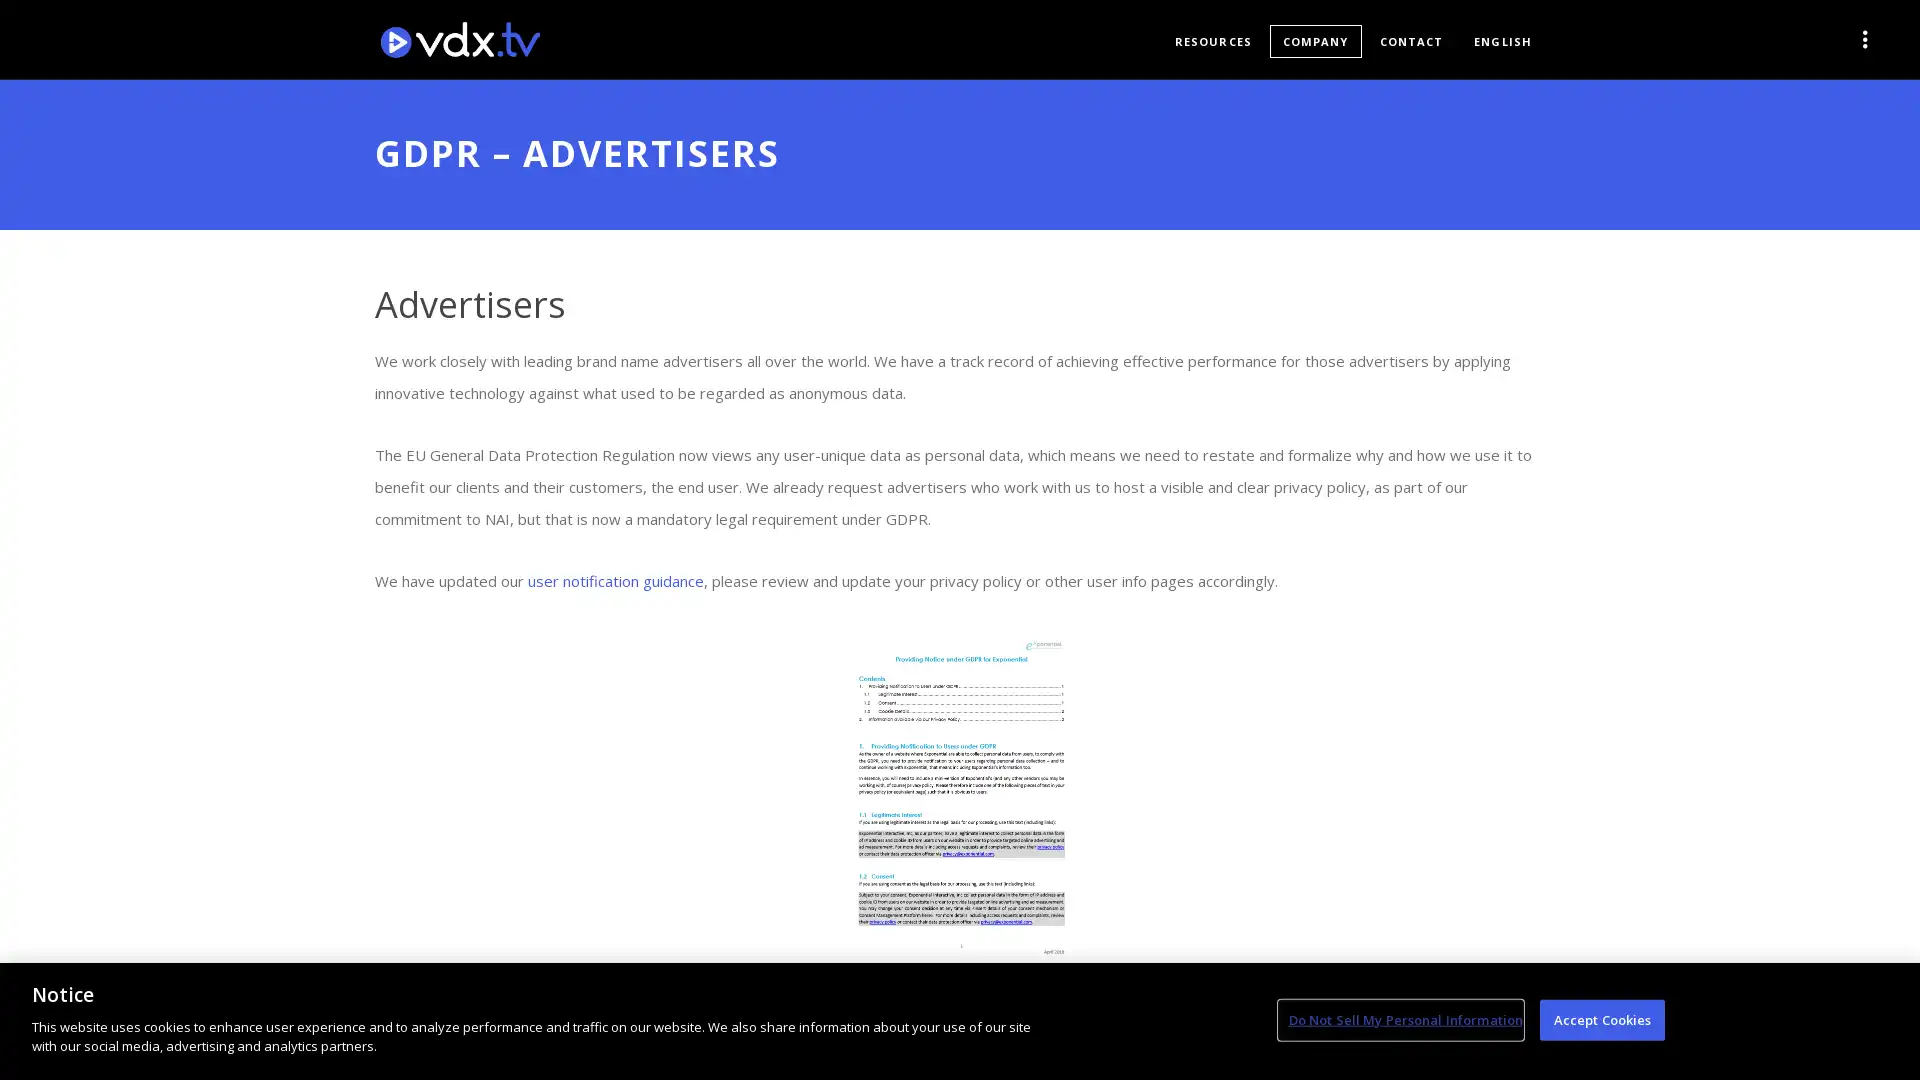 Image resolution: width=1920 pixels, height=1080 pixels. I want to click on Do Not Sell My Personal Information, so click(1399, 1019).